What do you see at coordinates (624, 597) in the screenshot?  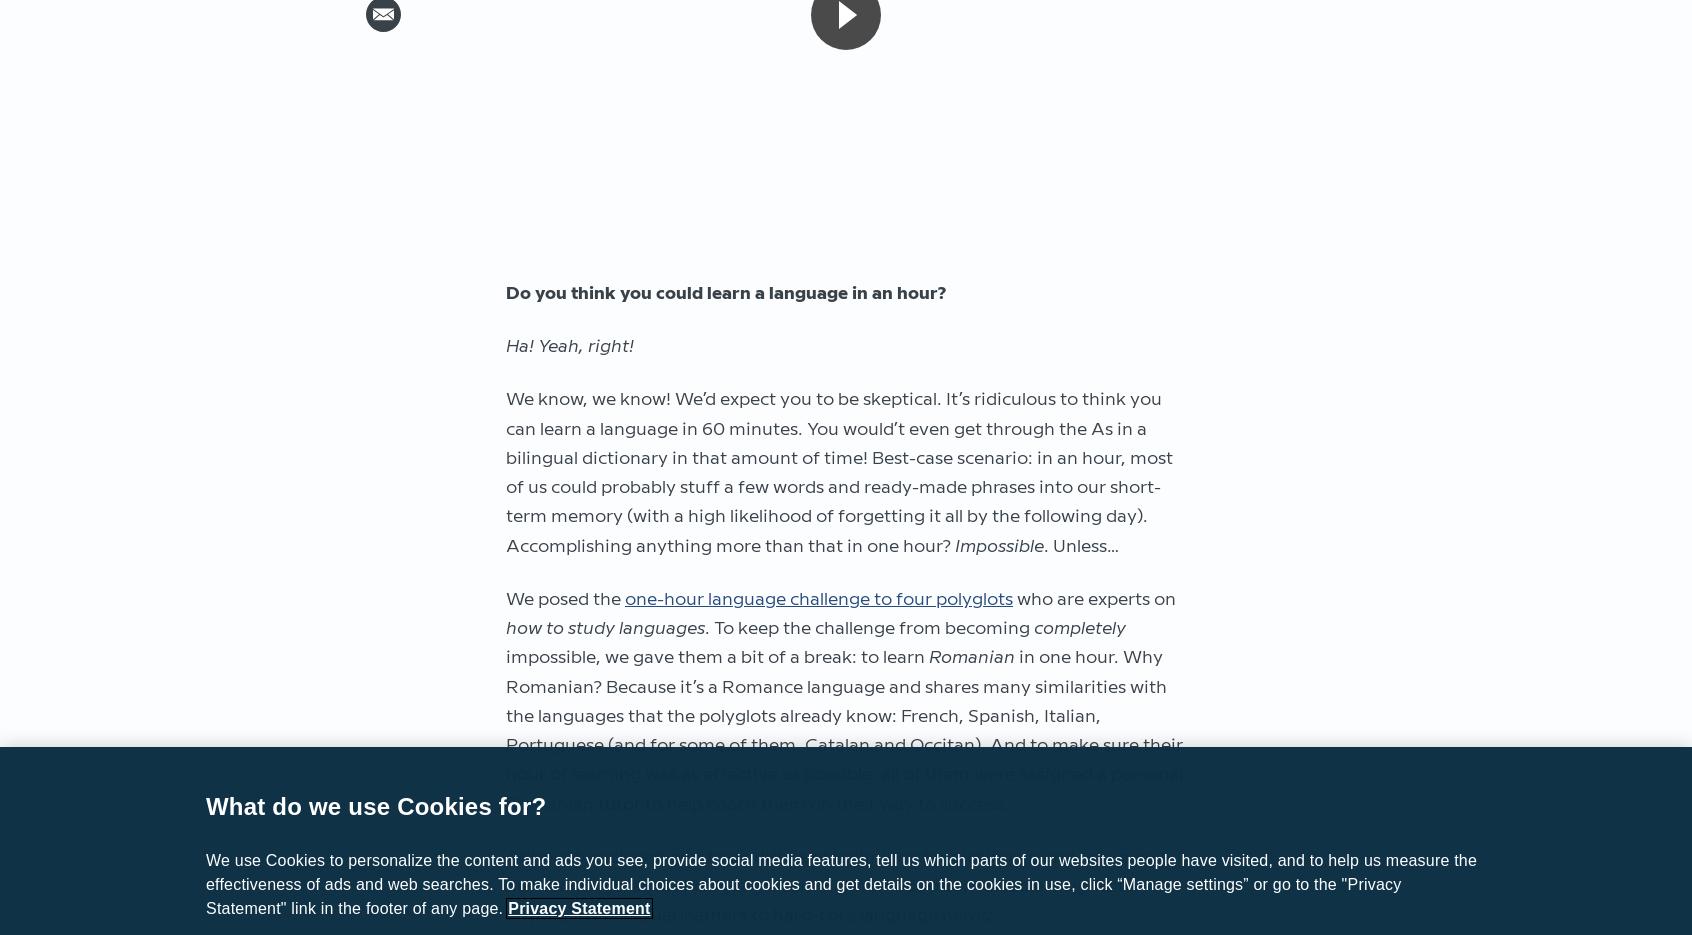 I see `'one-hour language challenge to four polyglots'` at bounding box center [624, 597].